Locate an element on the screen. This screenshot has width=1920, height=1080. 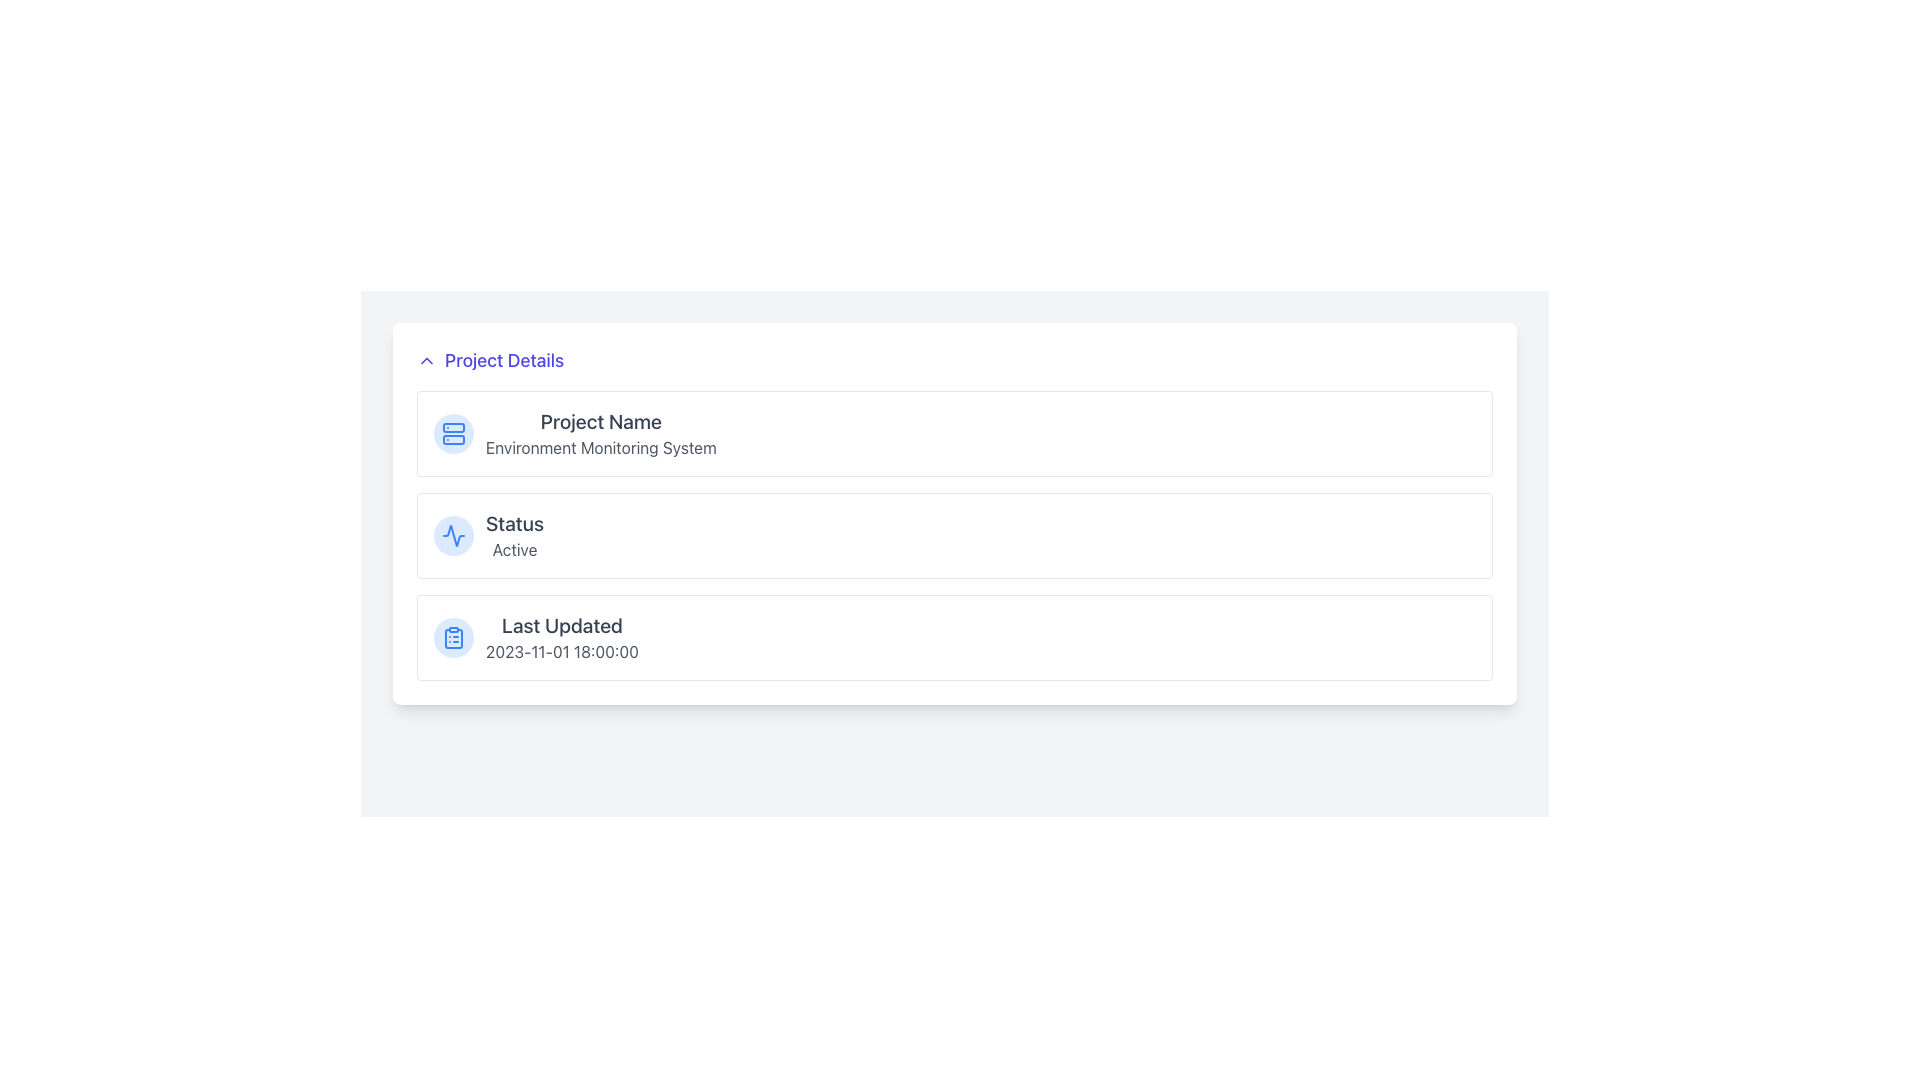
the Information Display Block that shows the status labeled 'Status' with the current status as 'Active', located between the 'Project Name' and 'Last Updated' sections is located at coordinates (954, 535).